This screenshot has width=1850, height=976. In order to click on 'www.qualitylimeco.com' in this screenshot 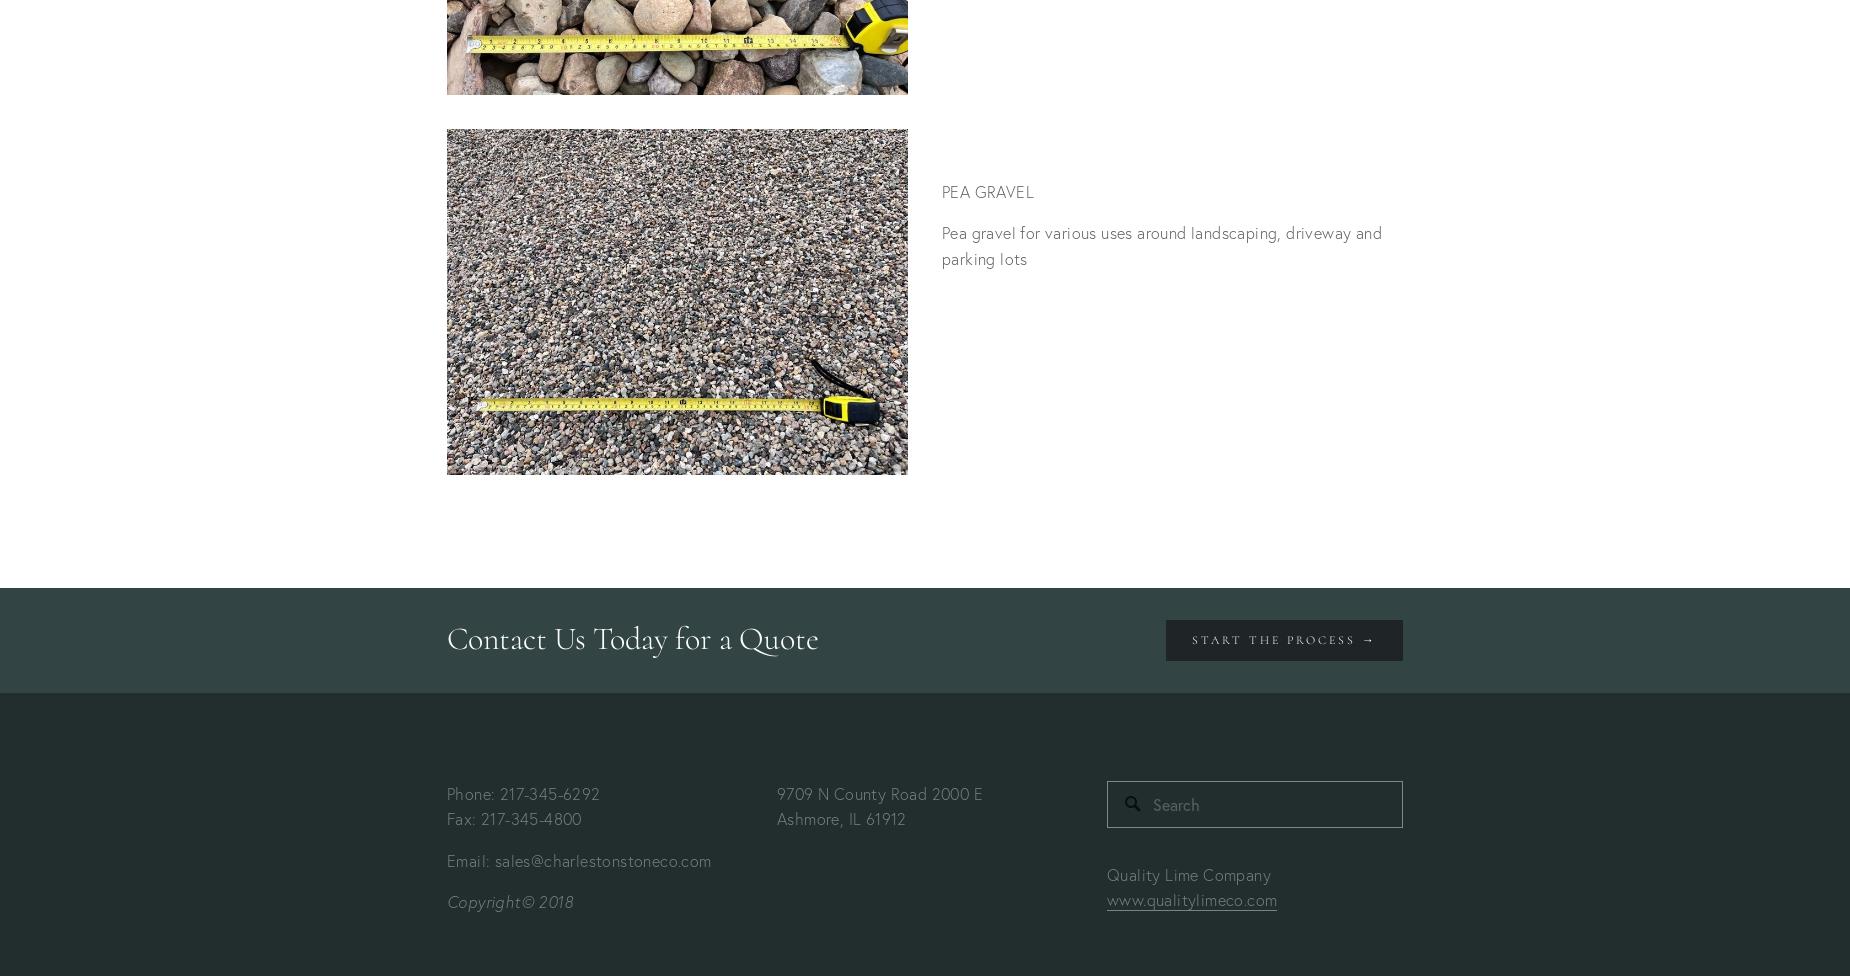, I will do `click(1190, 898)`.